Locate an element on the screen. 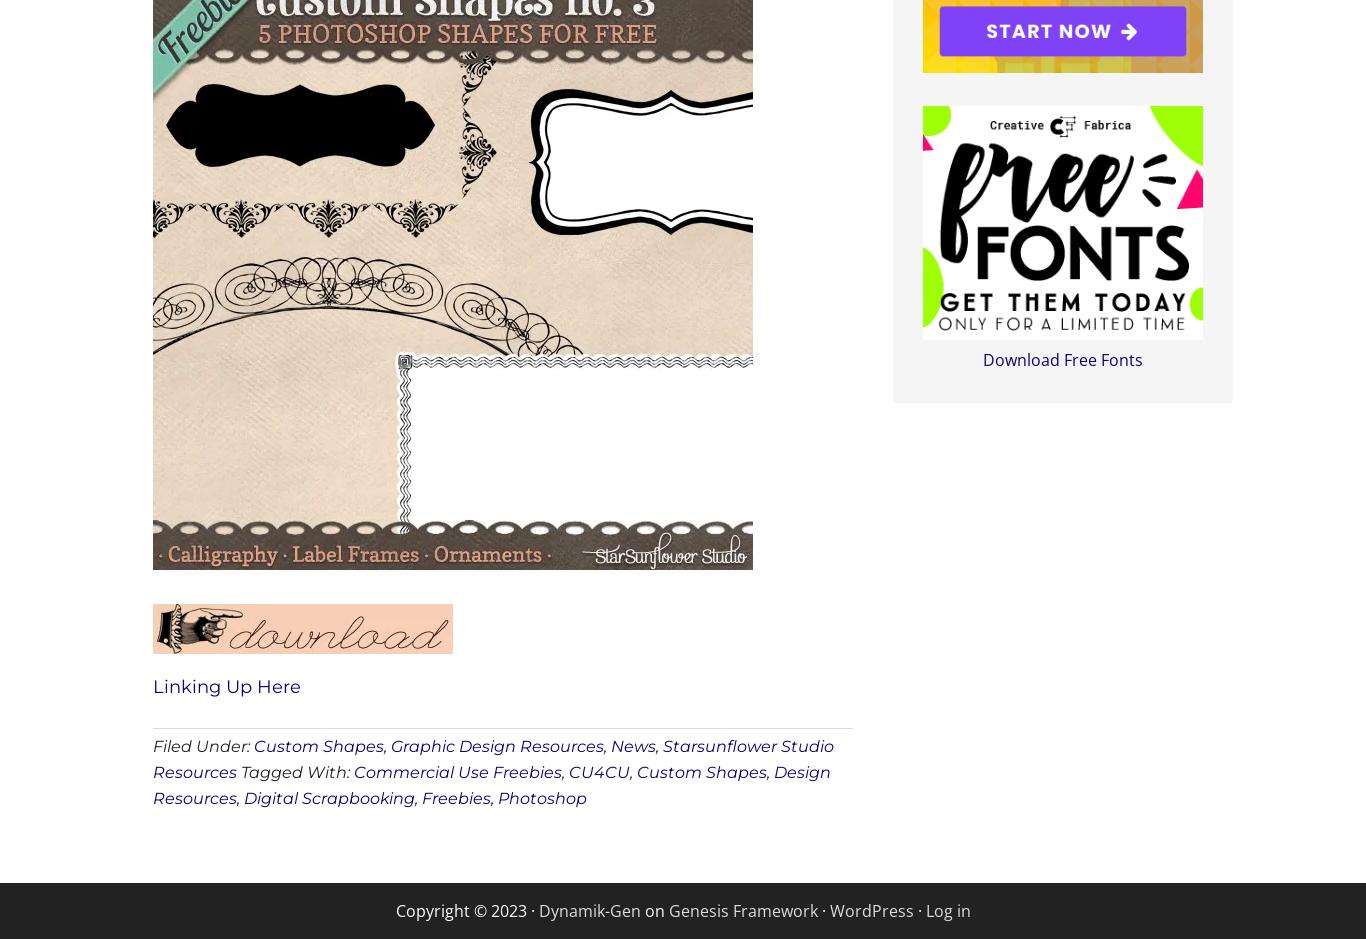 This screenshot has width=1366, height=939. 'Log in' is located at coordinates (925, 908).